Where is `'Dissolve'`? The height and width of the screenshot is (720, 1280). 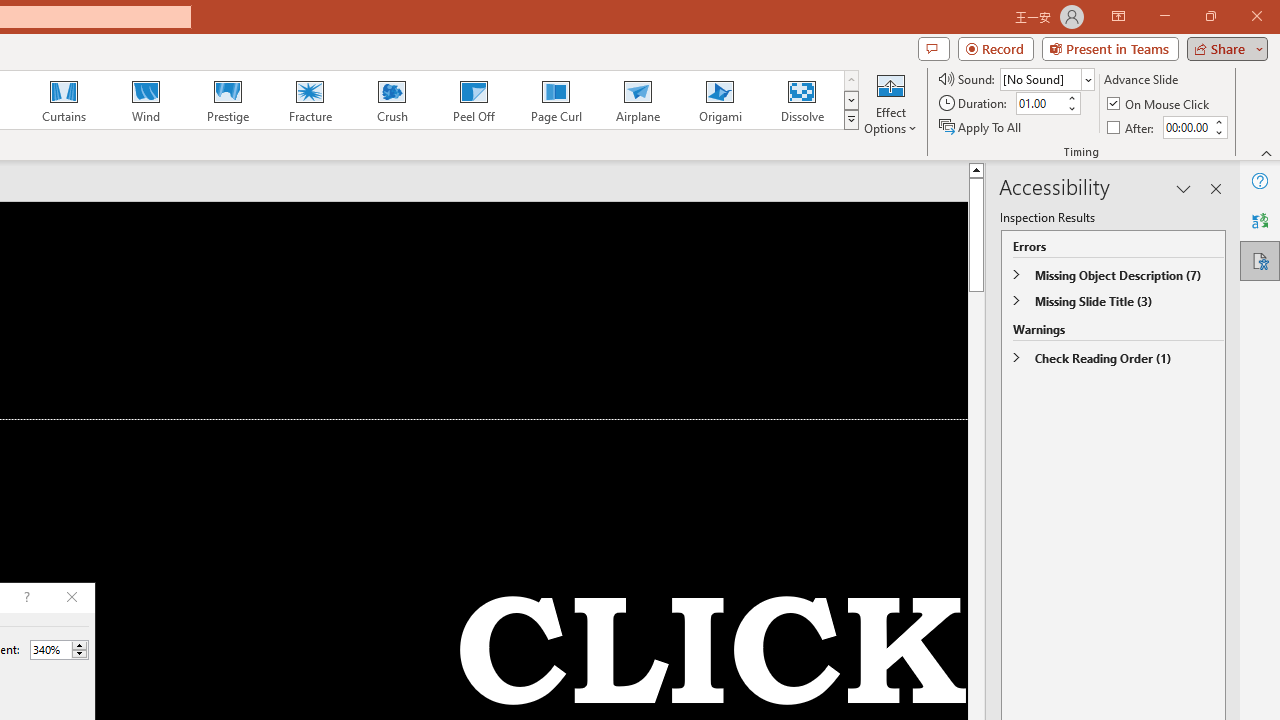
'Dissolve' is located at coordinates (802, 100).